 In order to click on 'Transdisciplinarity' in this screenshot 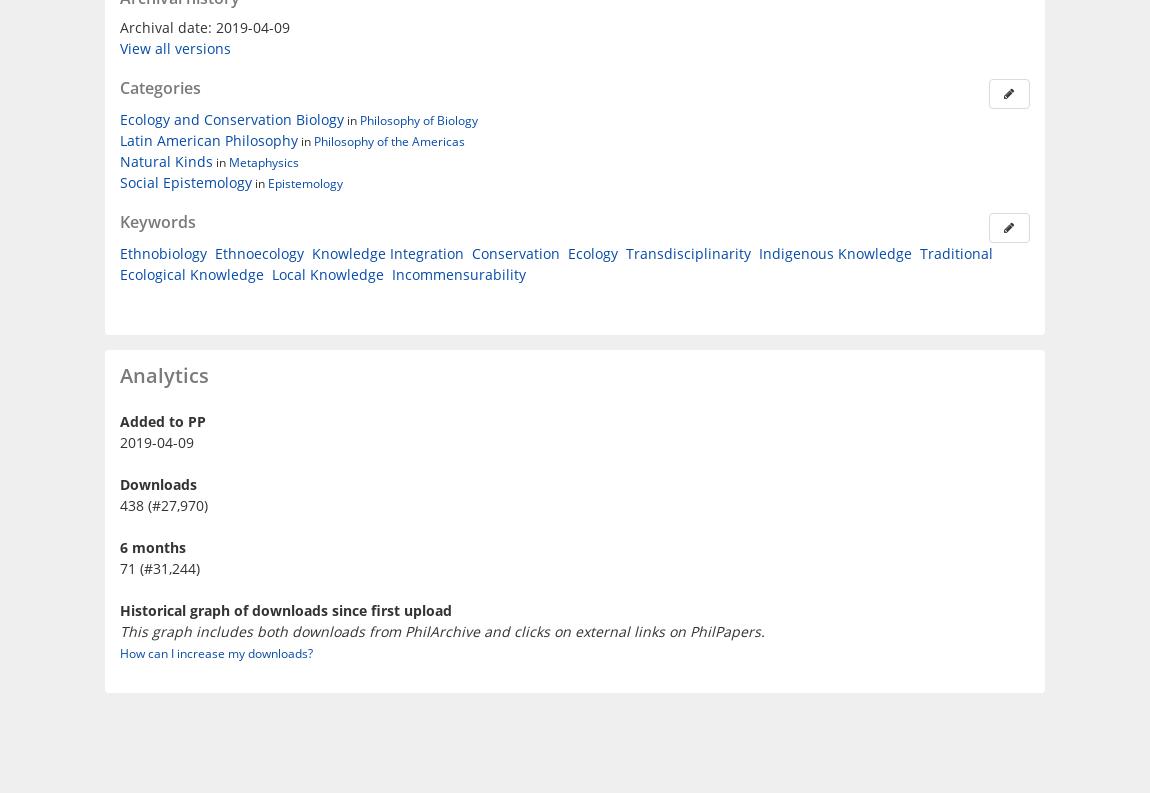, I will do `click(687, 252)`.